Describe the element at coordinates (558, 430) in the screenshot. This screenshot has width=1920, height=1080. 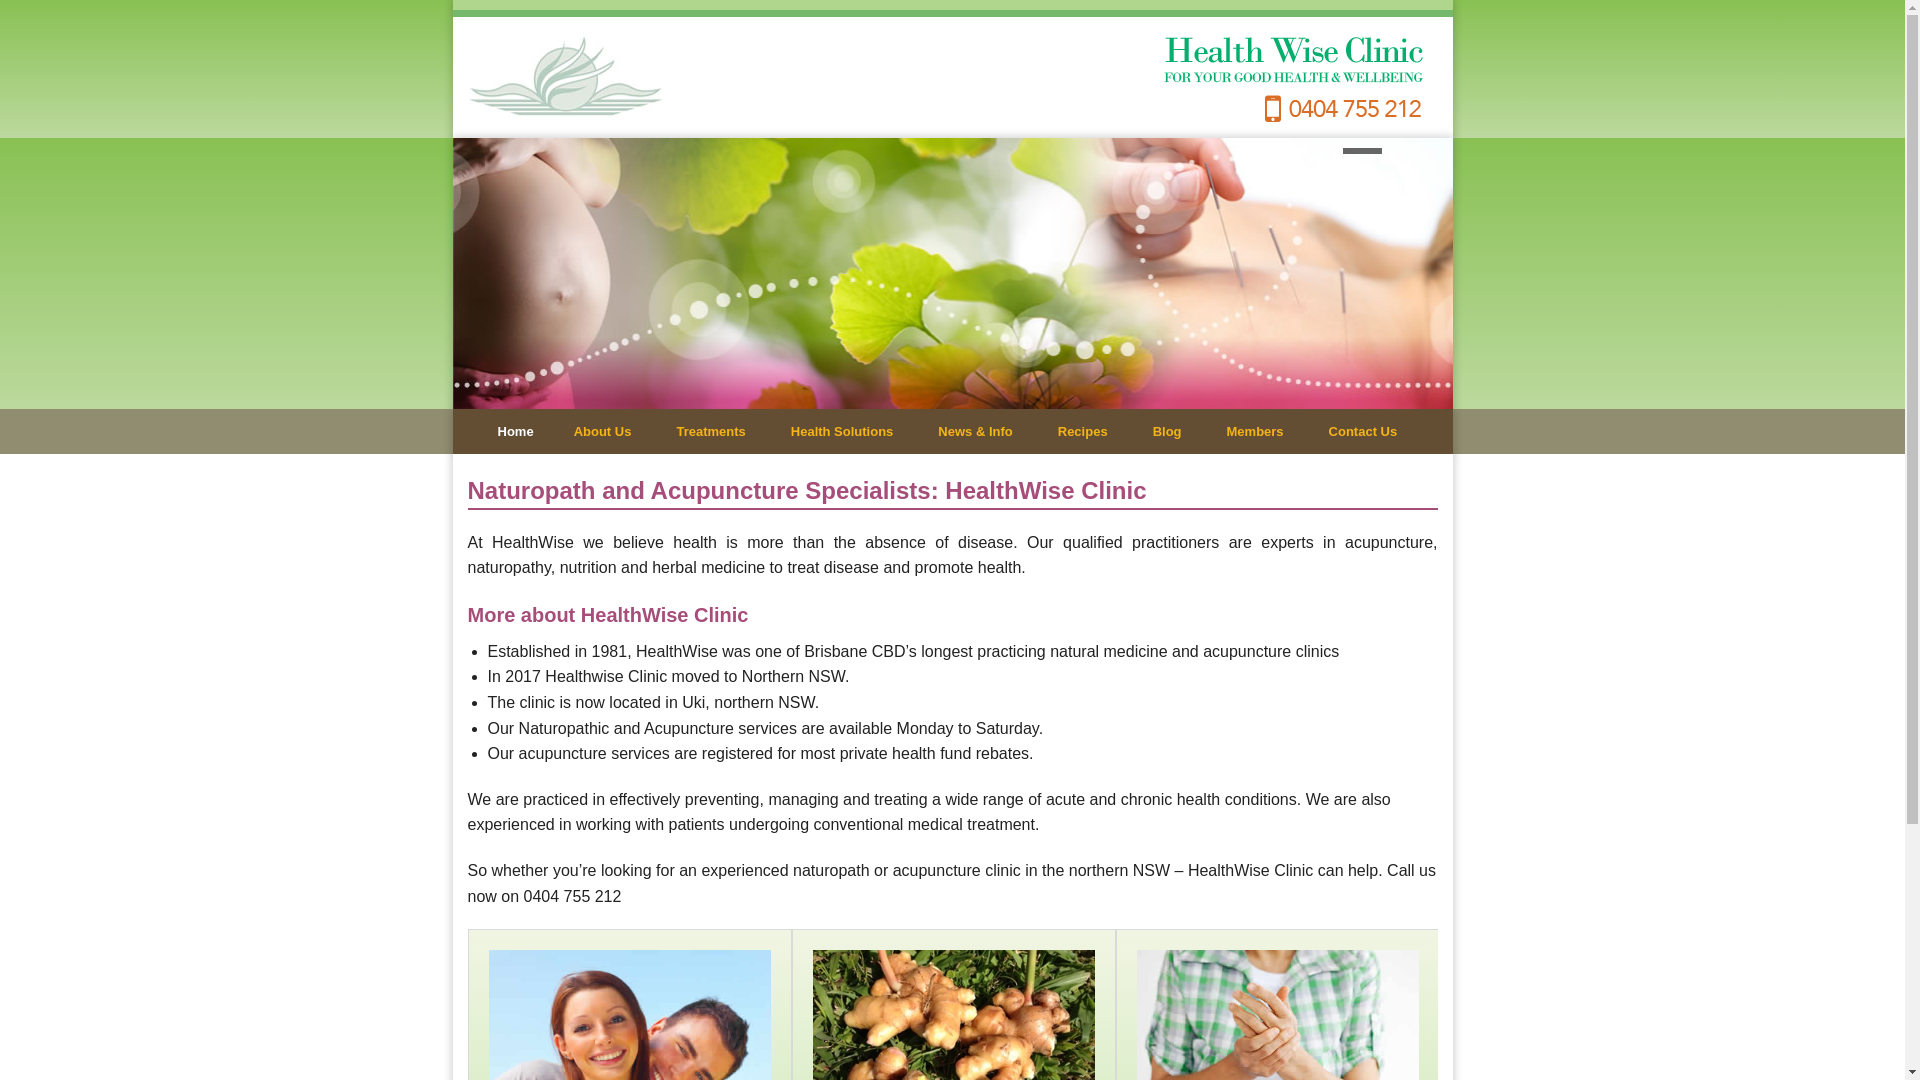
I see `'About Us'` at that location.